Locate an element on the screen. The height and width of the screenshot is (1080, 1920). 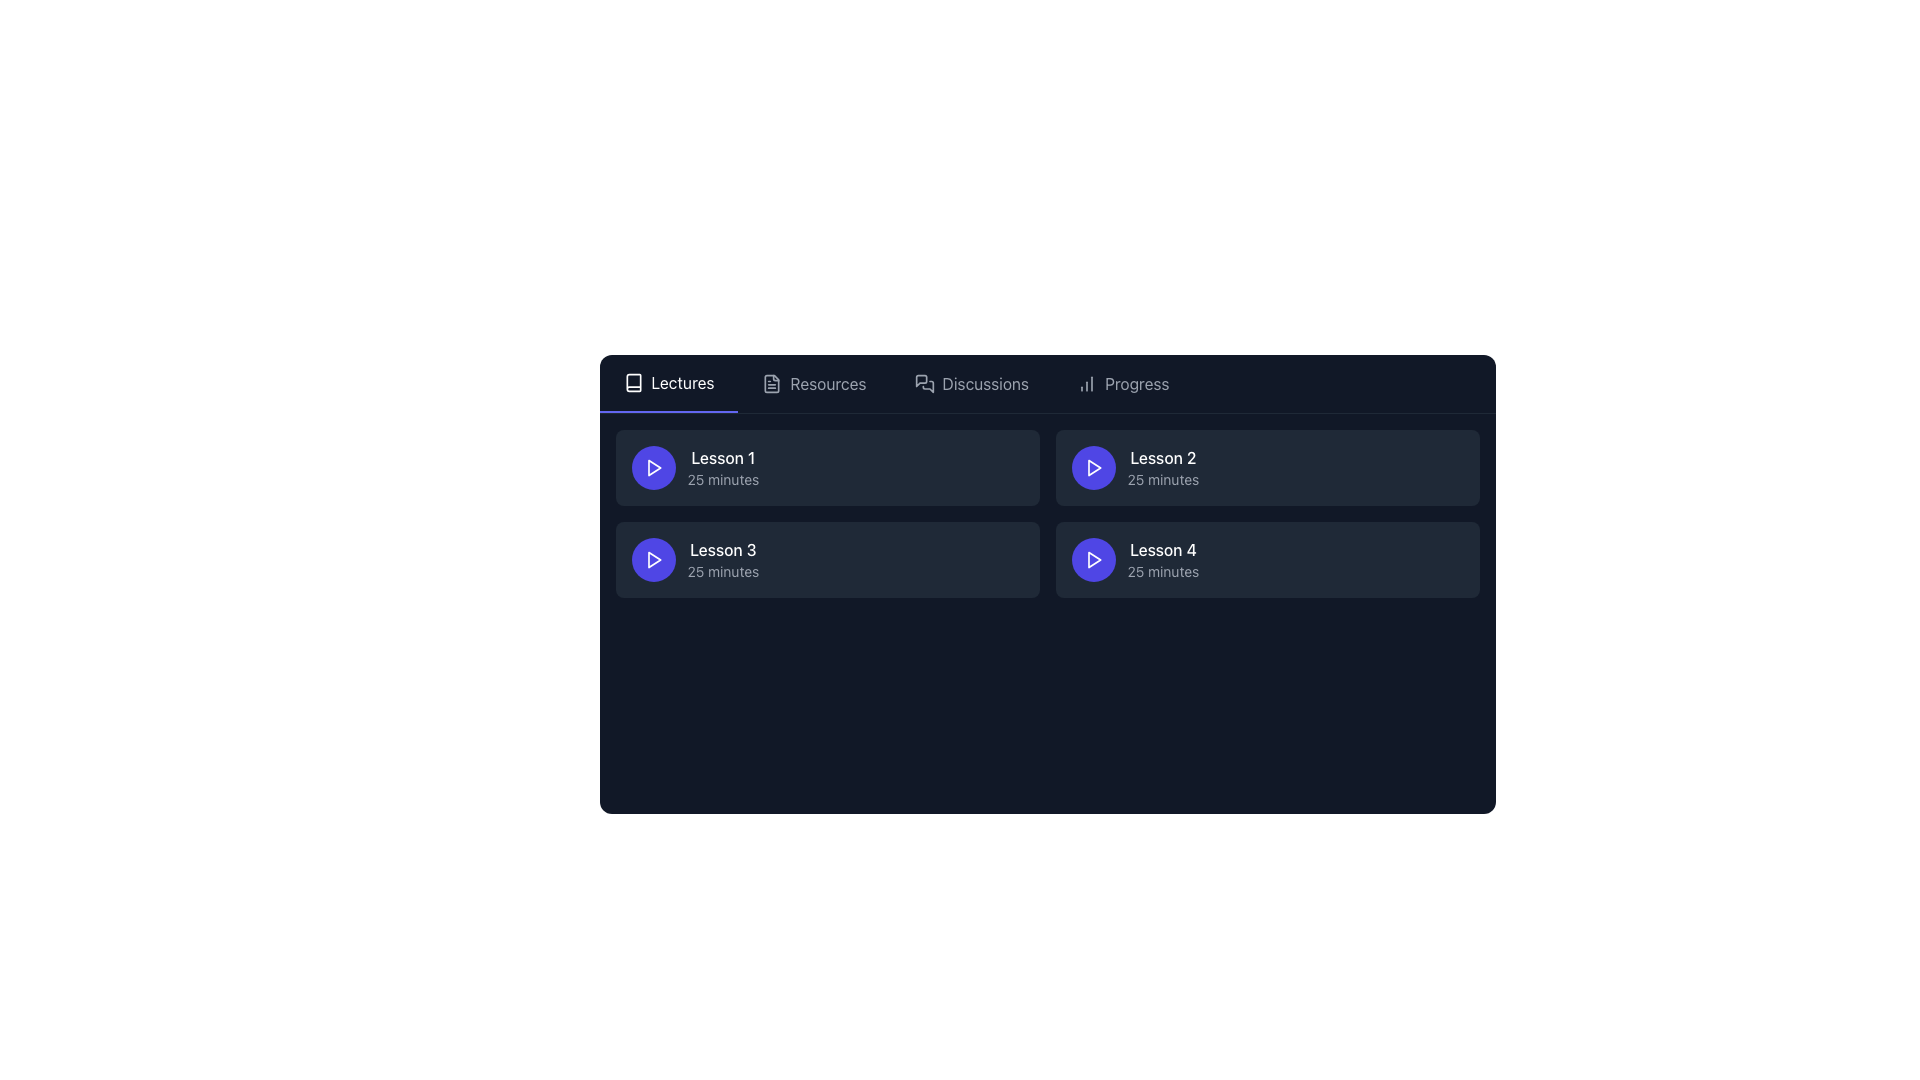
the 'Resources' tab, which is the second tab in the horizontal list, located to the right of the 'Lectures' tab and left of the 'Discussions' tab is located at coordinates (814, 384).